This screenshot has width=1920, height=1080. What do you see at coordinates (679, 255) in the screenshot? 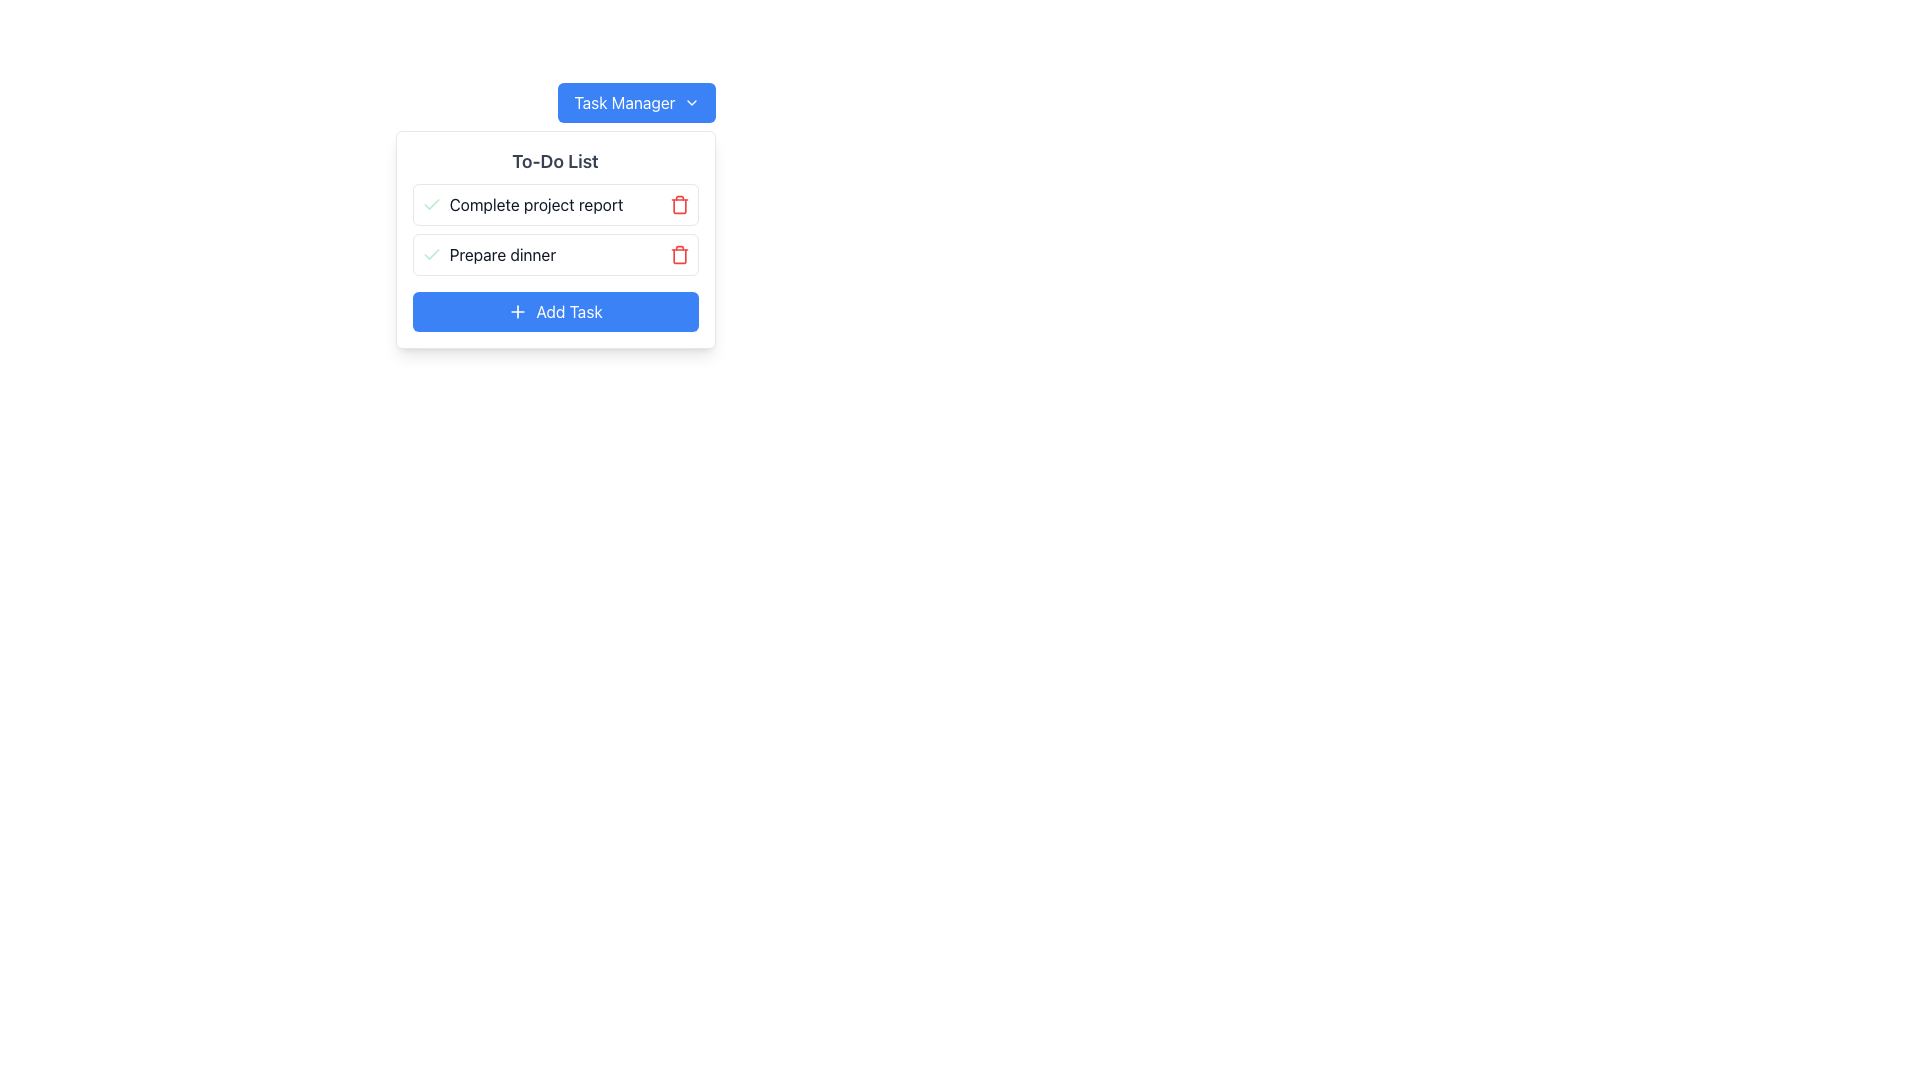
I see `the trash bin icon's main rectangular body, which is part of a modern minimalist SVG design located to the right of task descriptions in a vertical task list` at bounding box center [679, 255].